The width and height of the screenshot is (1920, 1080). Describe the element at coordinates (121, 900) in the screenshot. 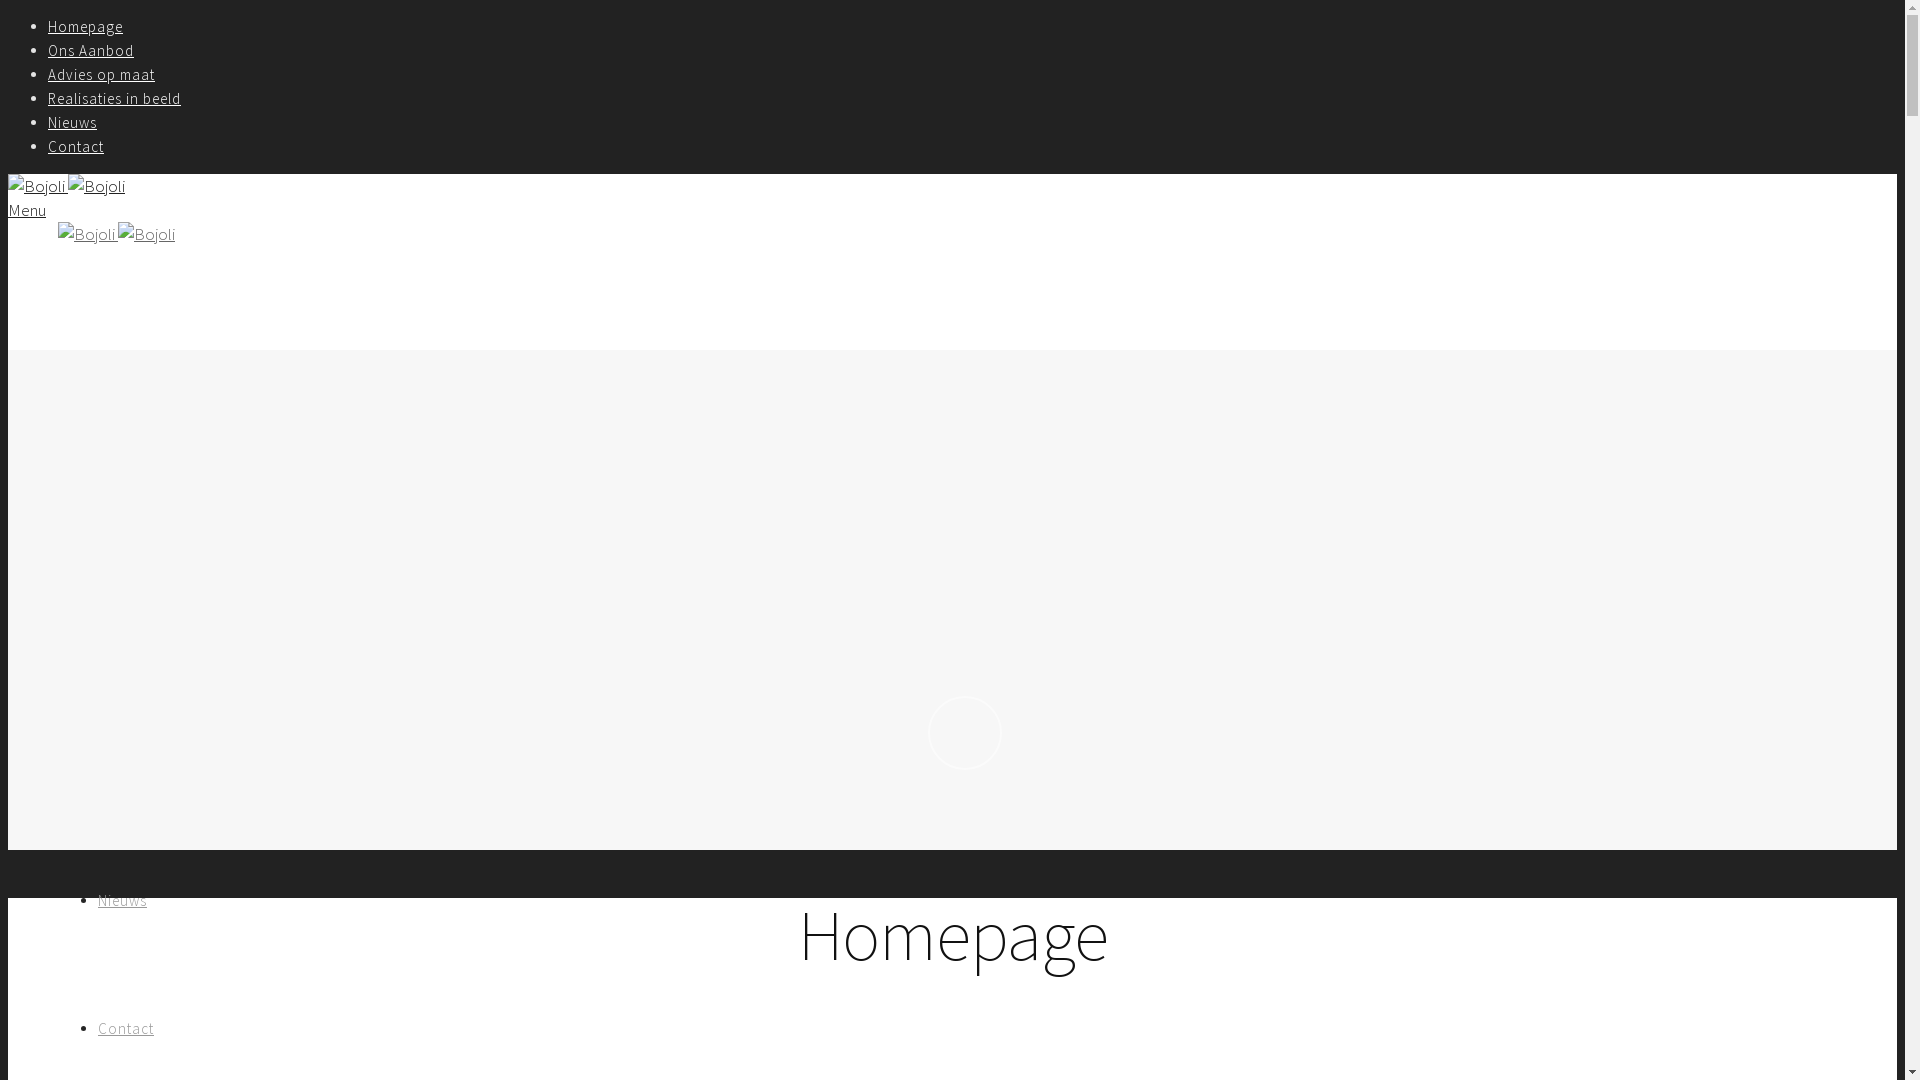

I see `'Nieuws'` at that location.